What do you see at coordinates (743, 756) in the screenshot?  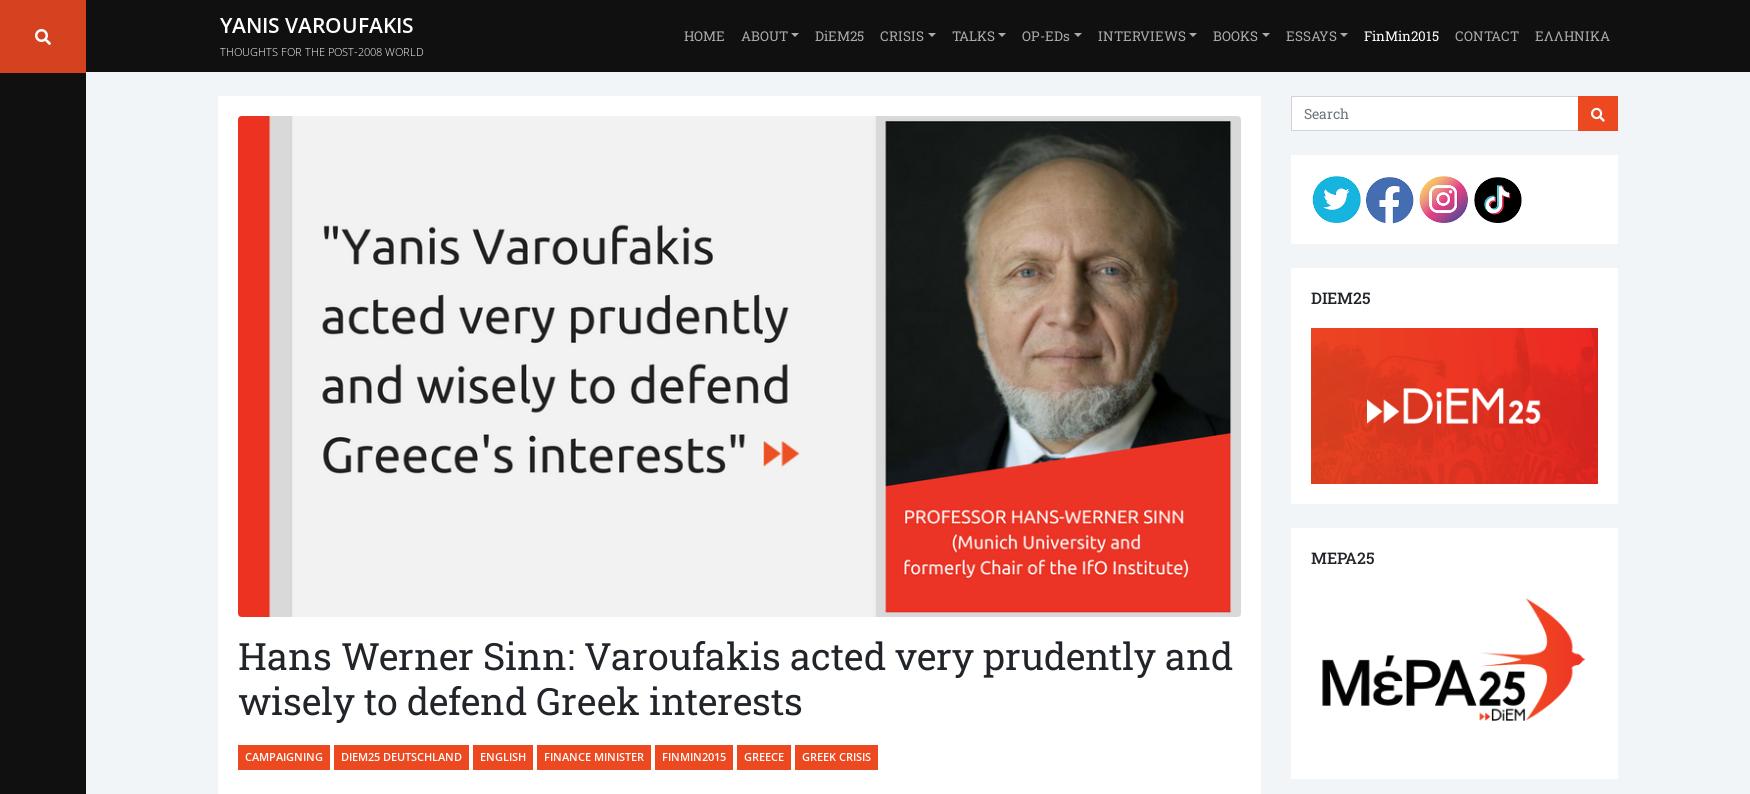 I see `'Greece'` at bounding box center [743, 756].